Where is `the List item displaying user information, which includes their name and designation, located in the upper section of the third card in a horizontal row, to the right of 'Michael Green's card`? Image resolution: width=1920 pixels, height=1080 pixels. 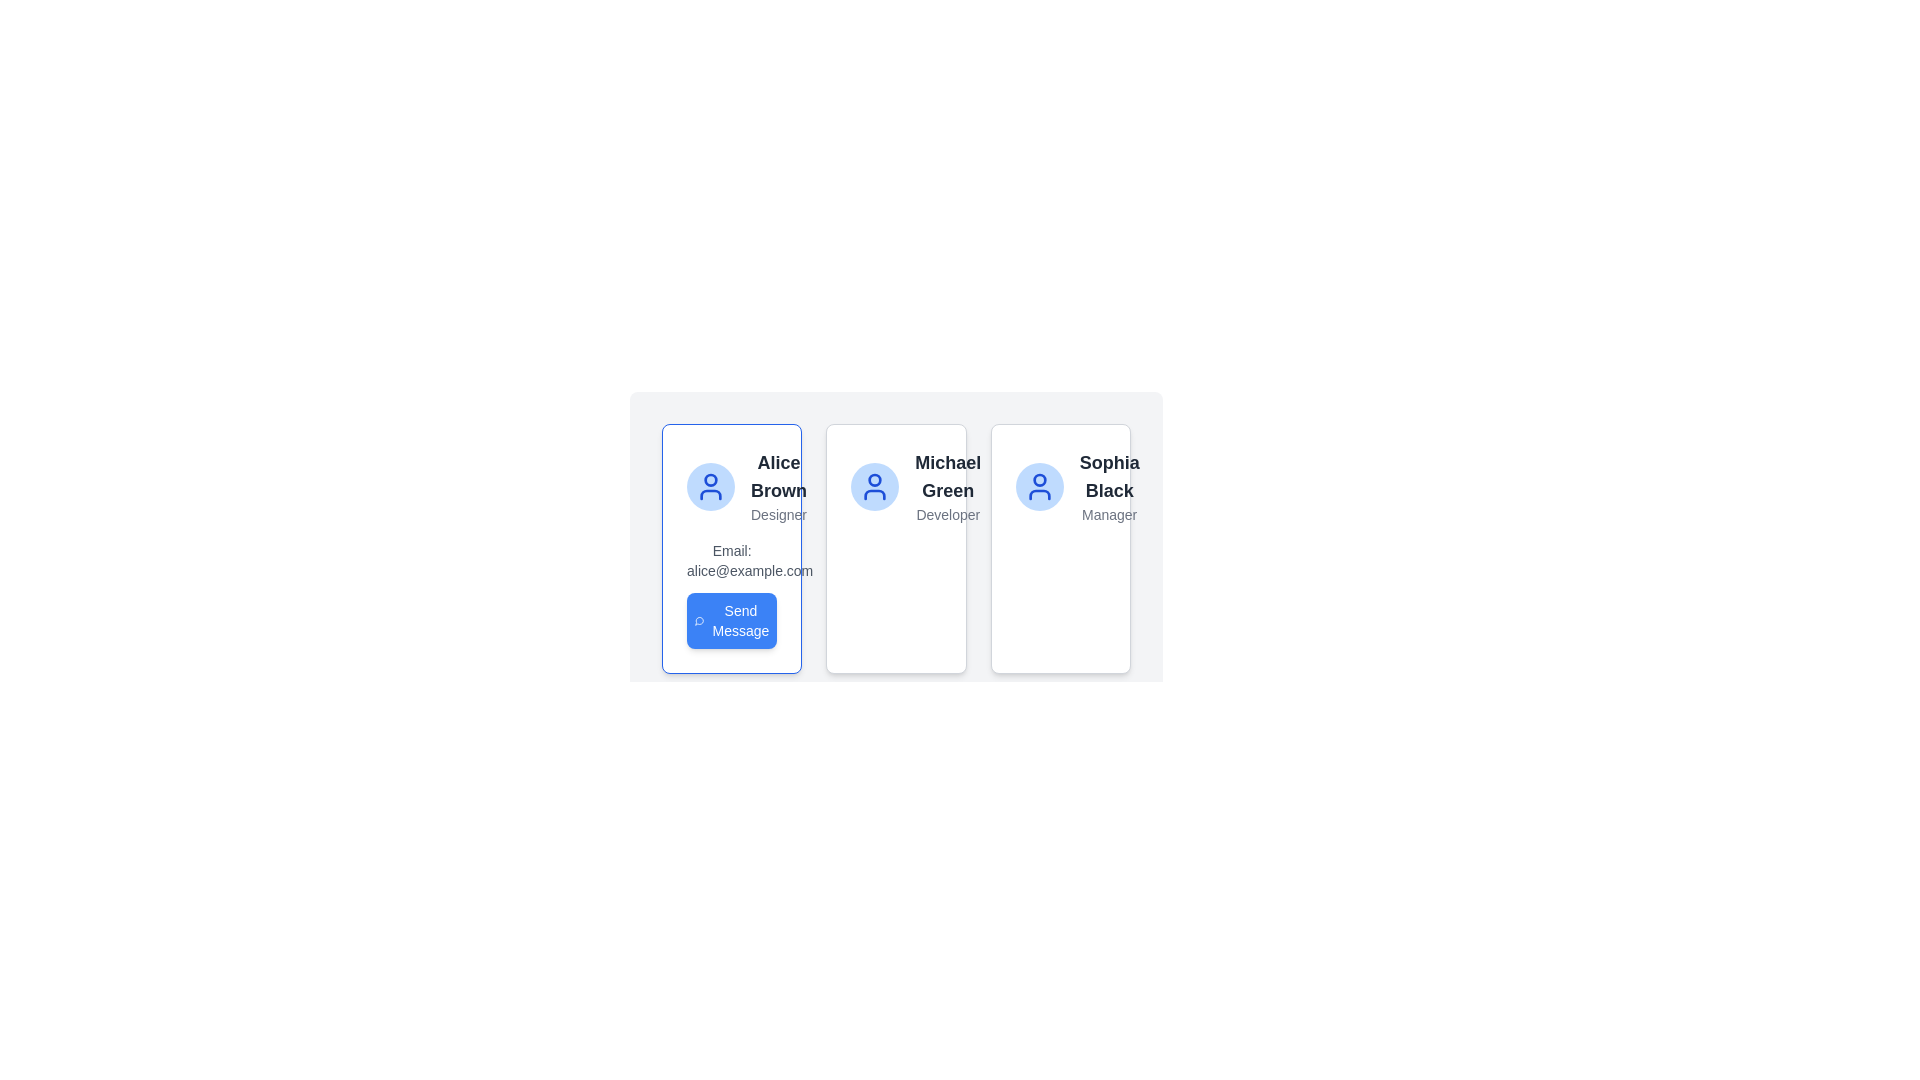 the List item displaying user information, which includes their name and designation, located in the upper section of the third card in a horizontal row, to the right of 'Michael Green's card is located at coordinates (1059, 486).